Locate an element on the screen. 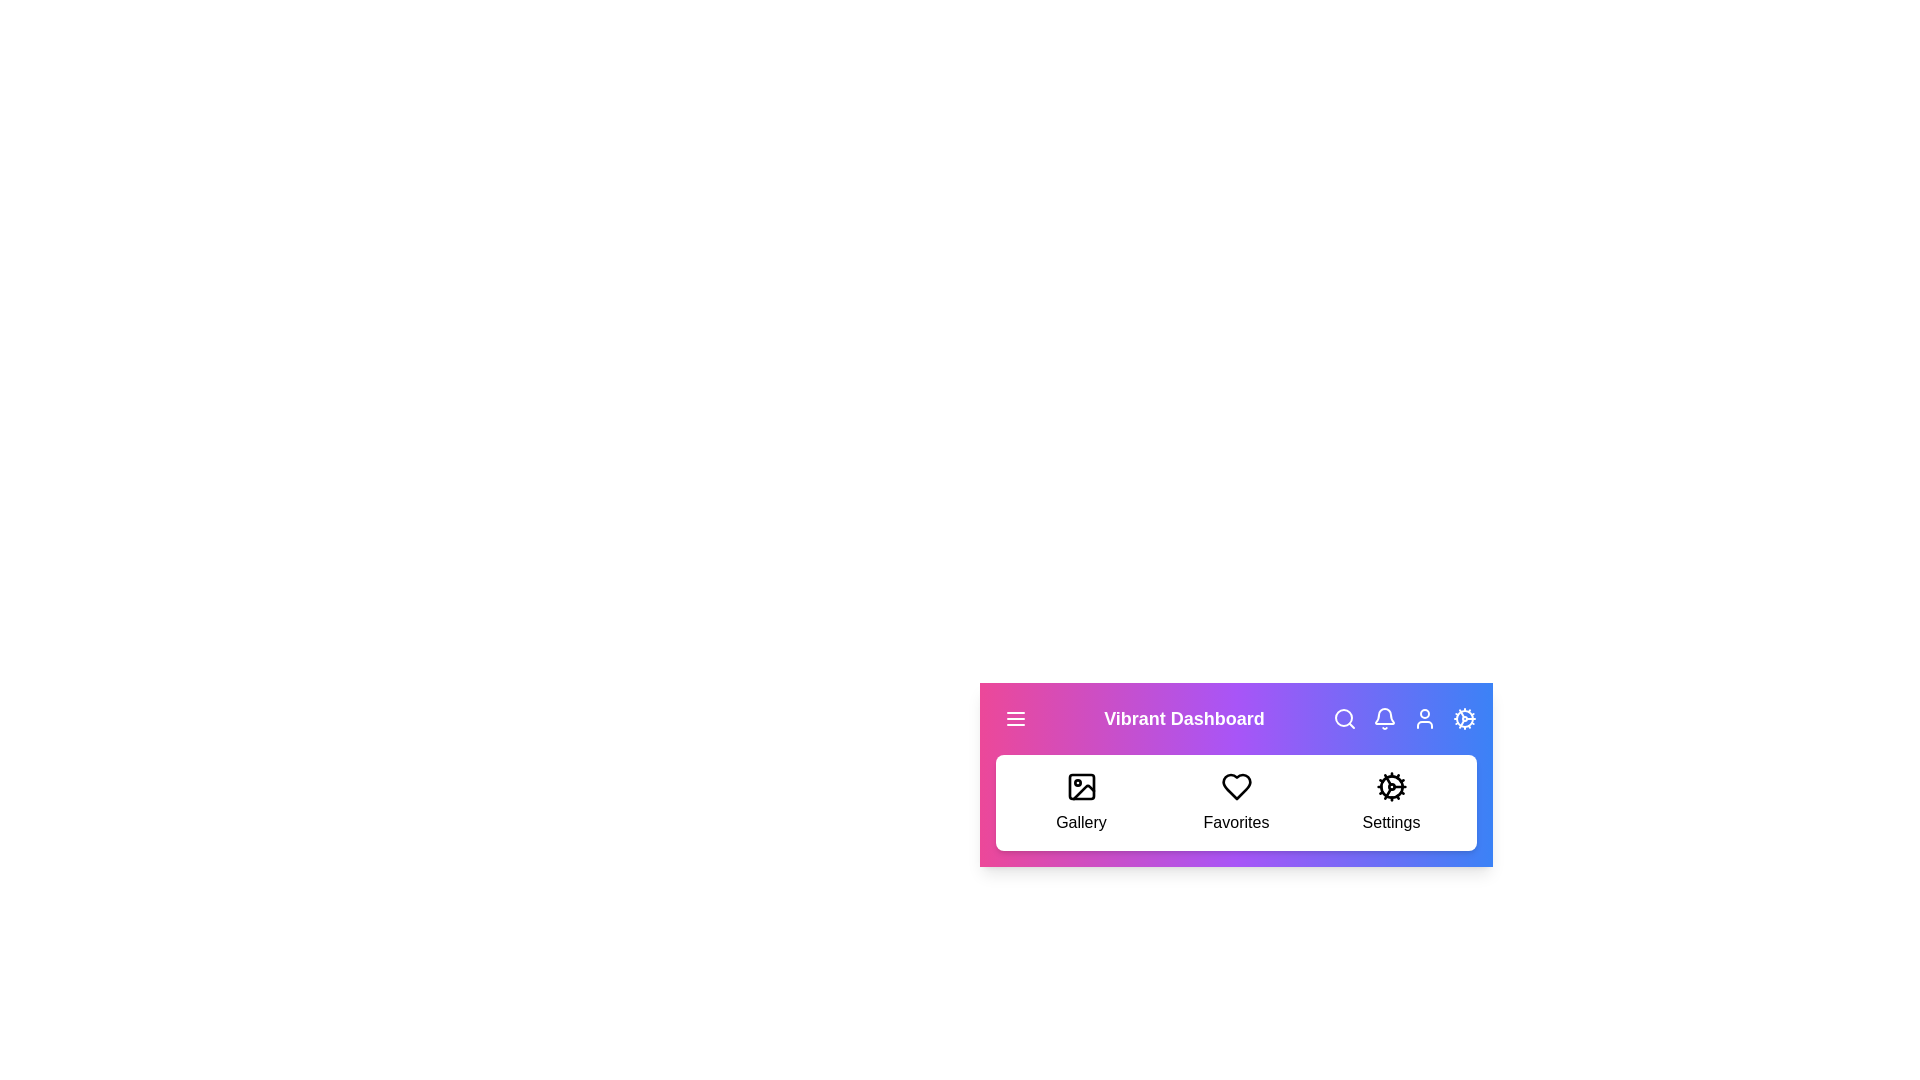 Image resolution: width=1920 pixels, height=1080 pixels. the user profile button to access the user profile is located at coordinates (1424, 717).